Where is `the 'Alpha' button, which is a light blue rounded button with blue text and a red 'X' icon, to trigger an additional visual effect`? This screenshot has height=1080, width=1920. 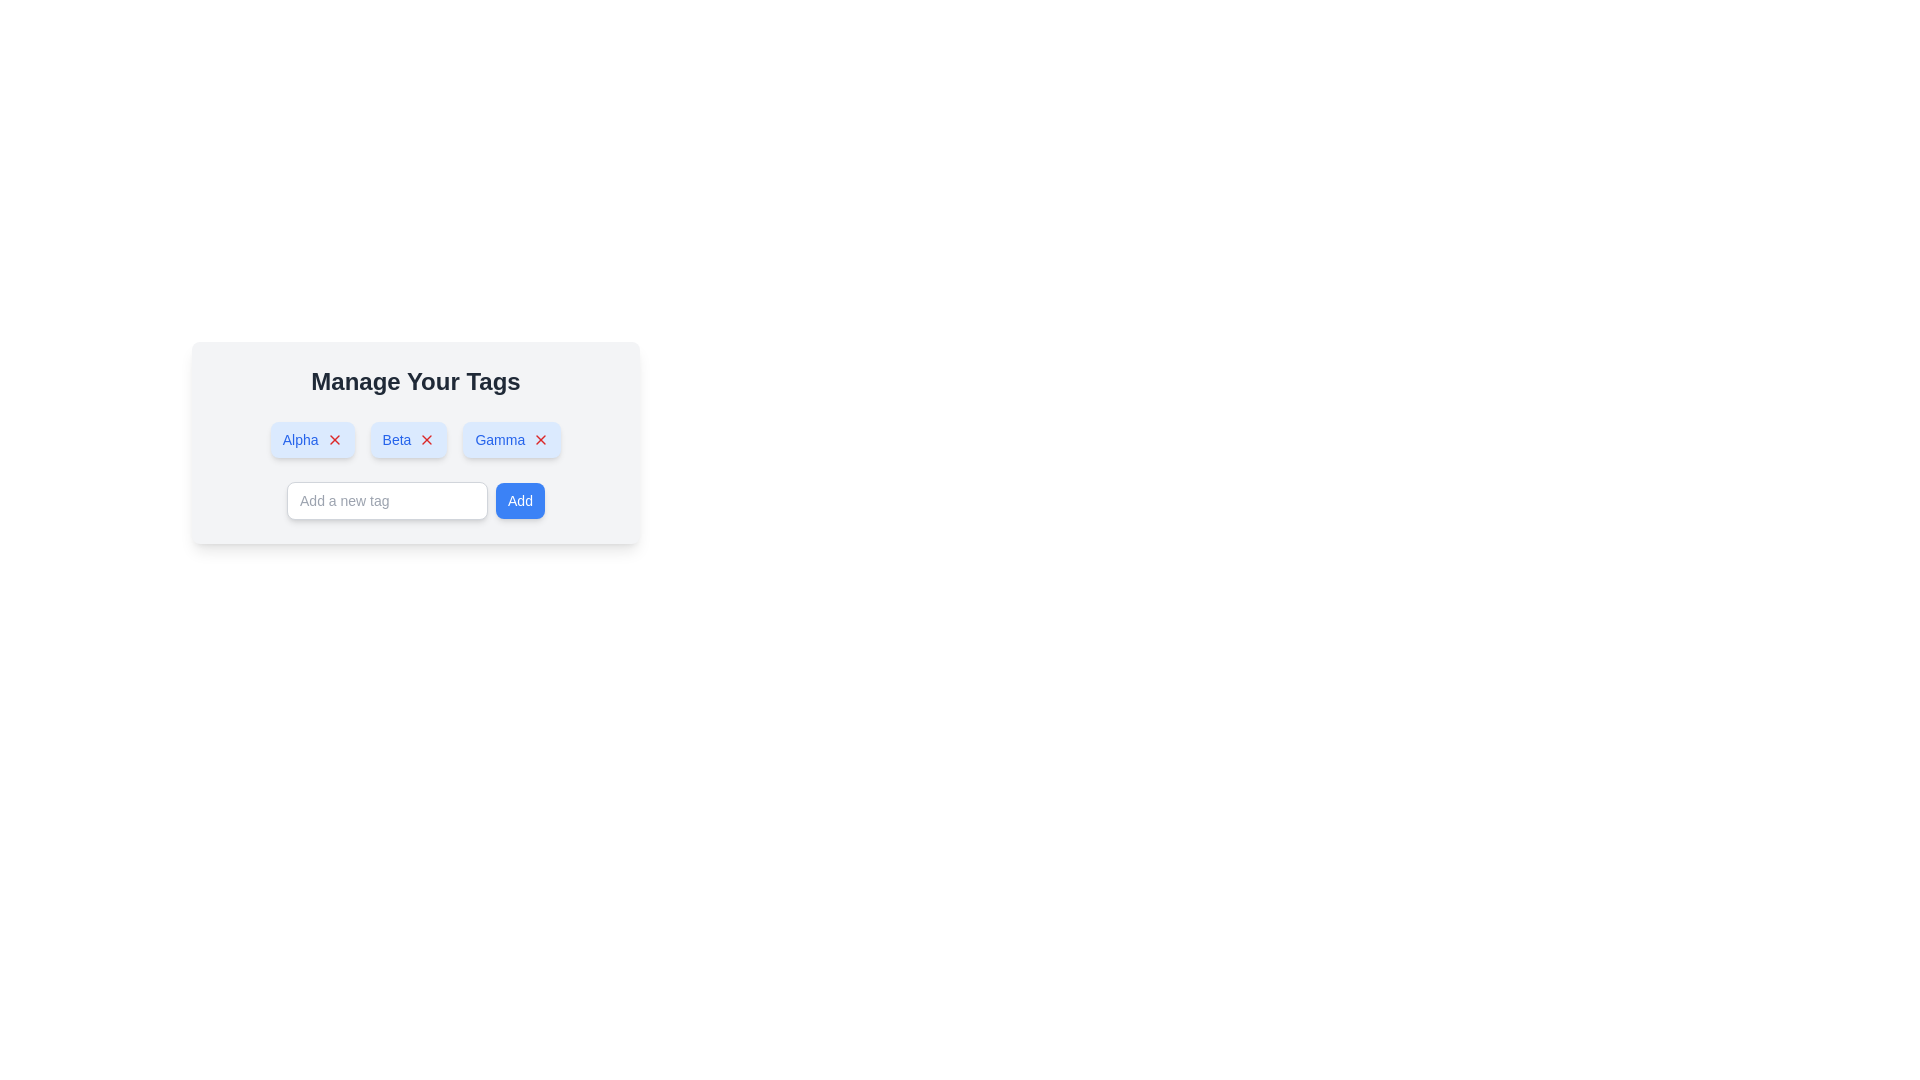 the 'Alpha' button, which is a light blue rounded button with blue text and a red 'X' icon, to trigger an additional visual effect is located at coordinates (311, 438).